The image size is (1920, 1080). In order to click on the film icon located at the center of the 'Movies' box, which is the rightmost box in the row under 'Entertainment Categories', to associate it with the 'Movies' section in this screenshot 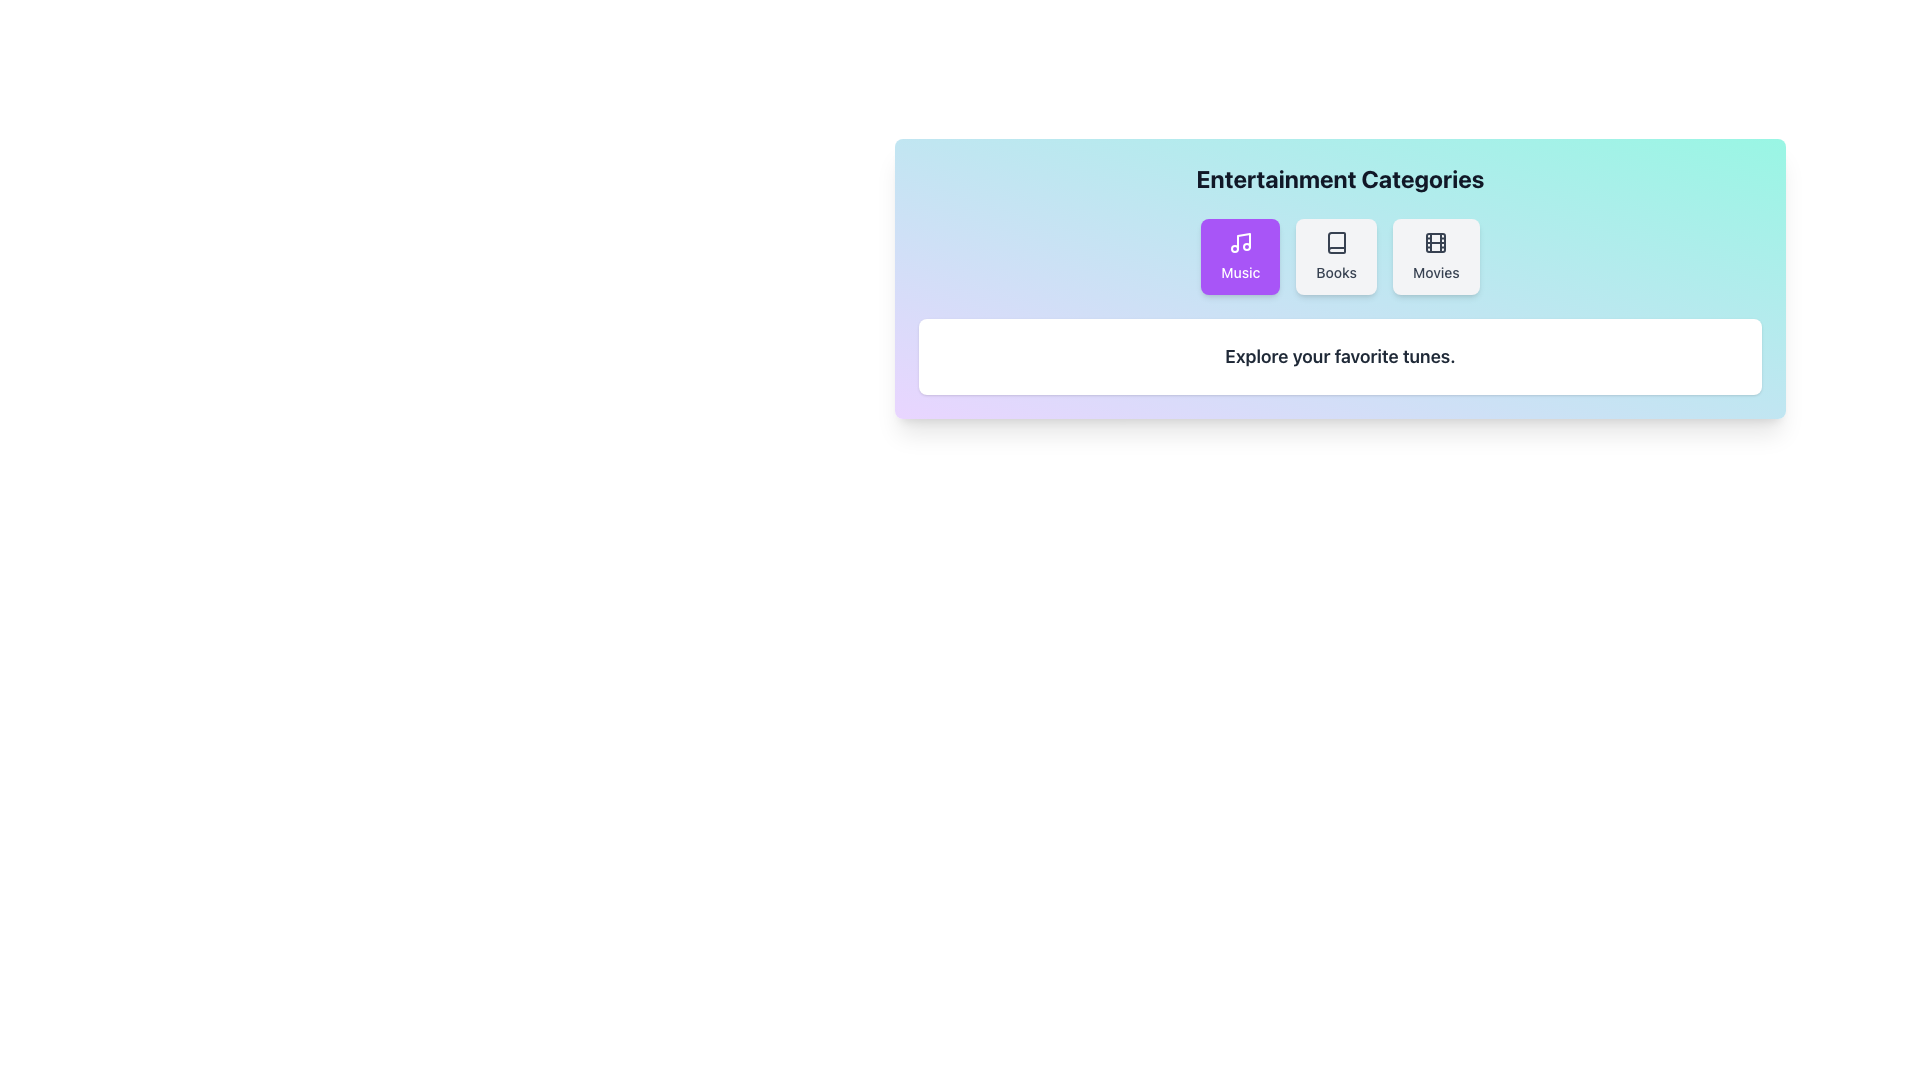, I will do `click(1435, 242)`.